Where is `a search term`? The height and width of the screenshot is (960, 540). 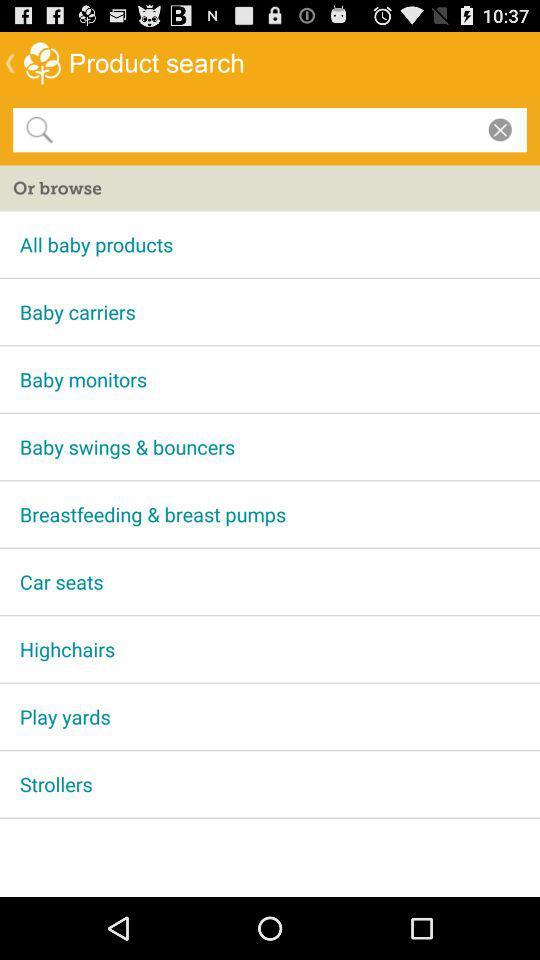 a search term is located at coordinates (266, 128).